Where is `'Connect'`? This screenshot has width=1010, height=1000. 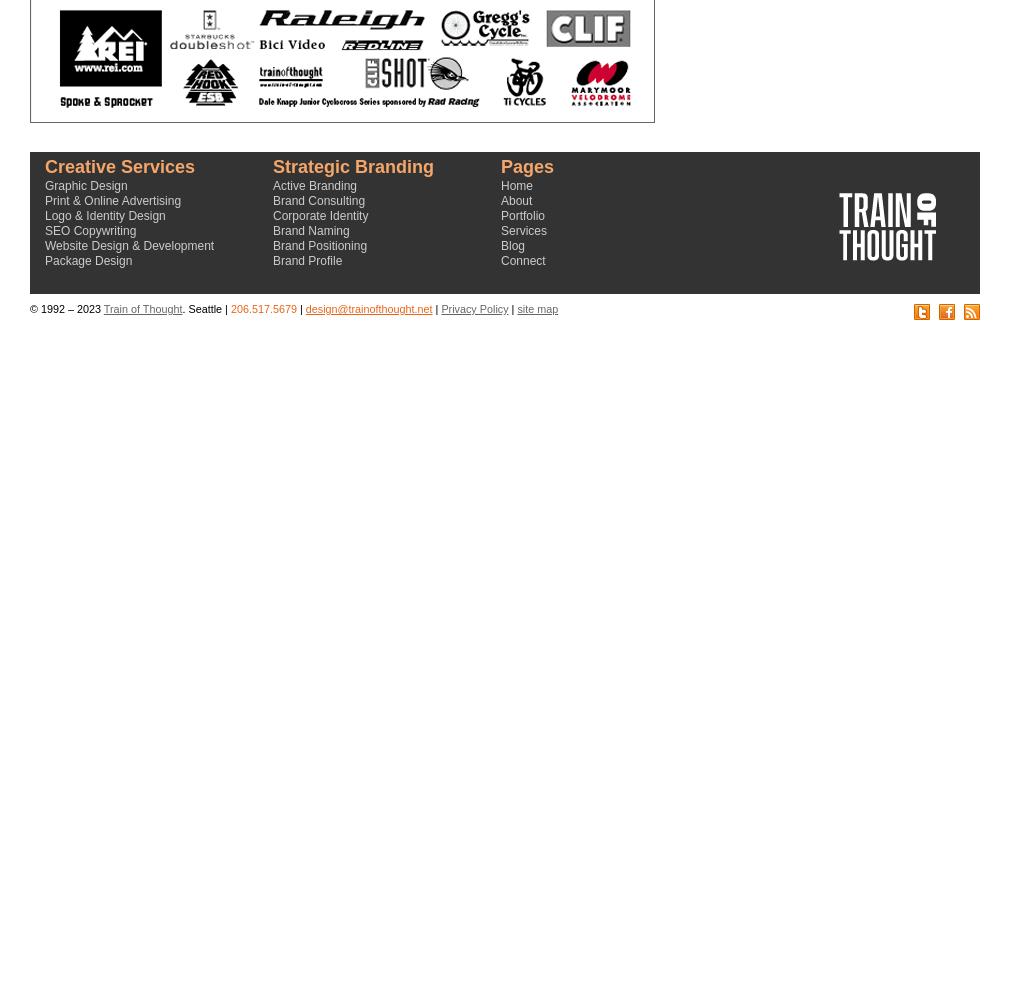 'Connect' is located at coordinates (500, 261).